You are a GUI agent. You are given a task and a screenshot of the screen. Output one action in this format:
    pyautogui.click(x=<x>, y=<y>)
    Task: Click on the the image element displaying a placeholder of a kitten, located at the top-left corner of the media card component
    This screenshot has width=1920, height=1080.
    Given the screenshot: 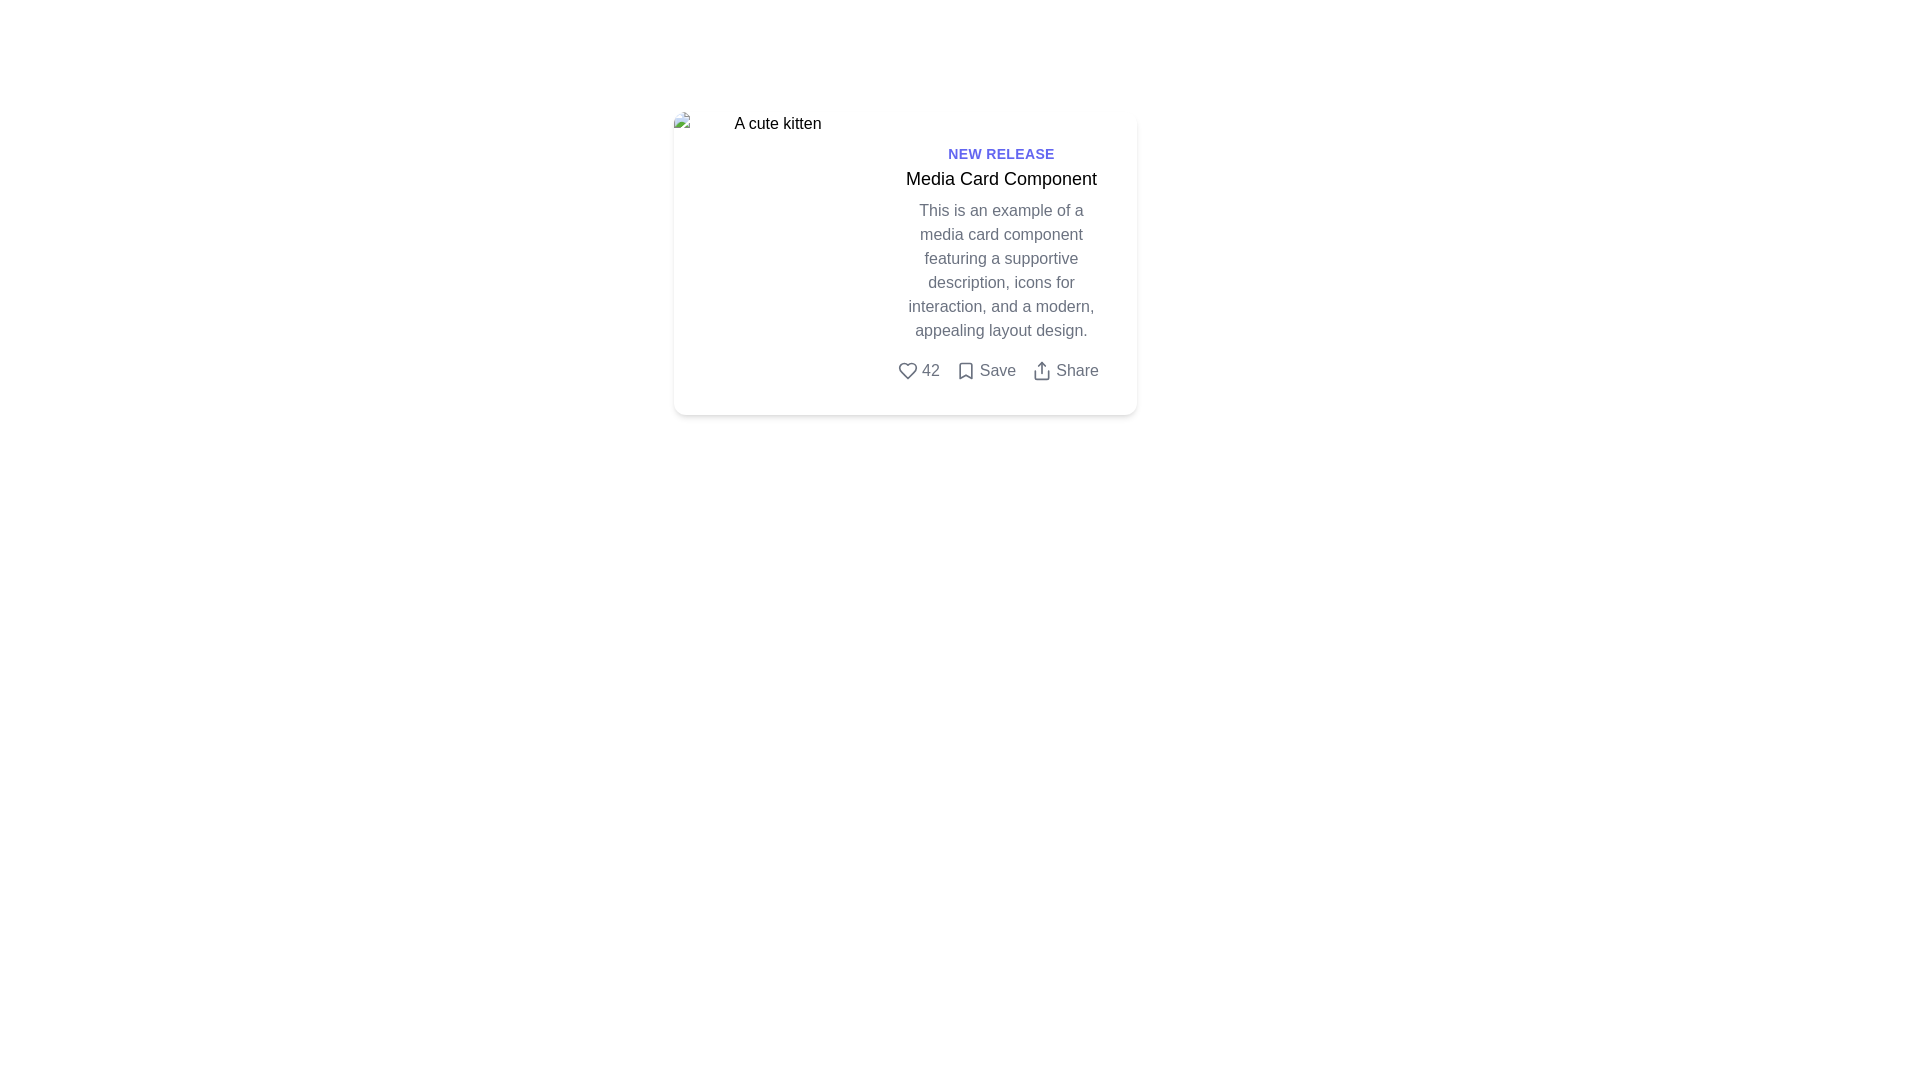 What is the action you would take?
    pyautogui.click(x=768, y=261)
    